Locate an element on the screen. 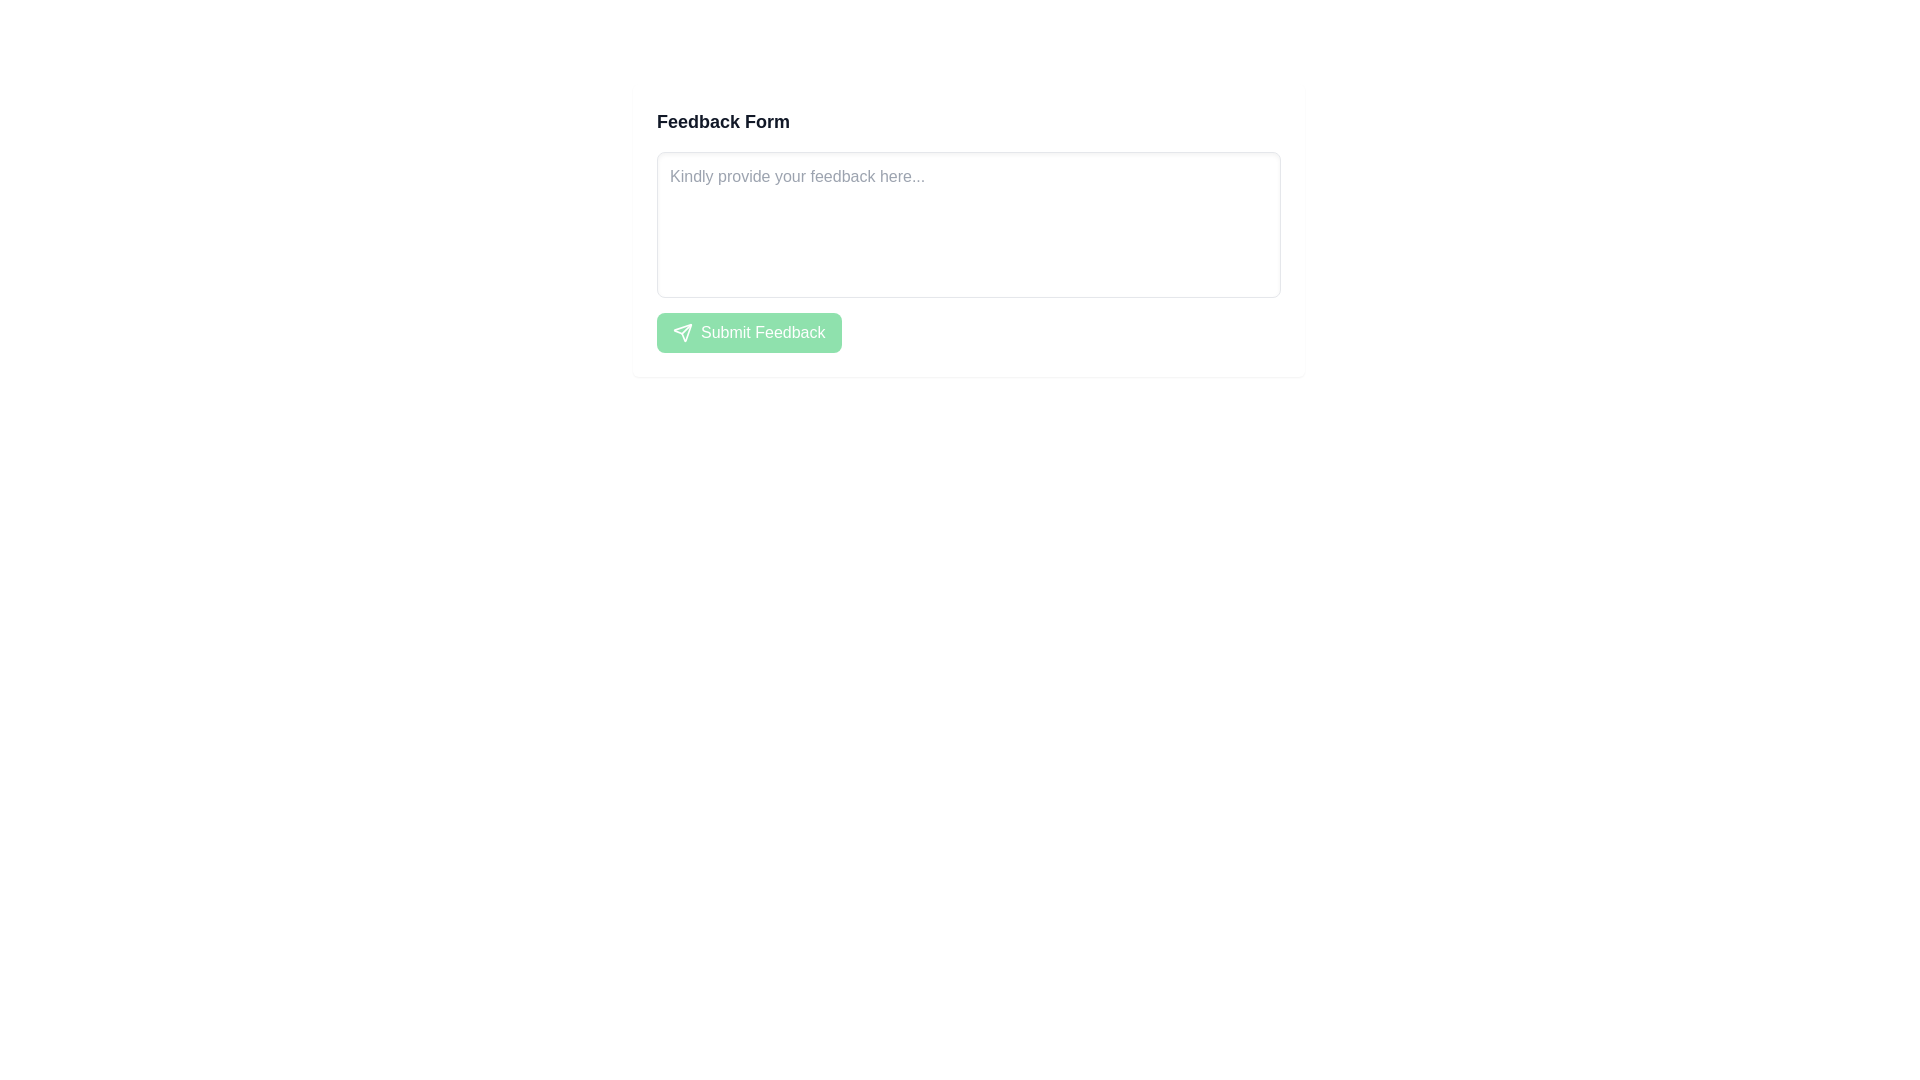 Image resolution: width=1920 pixels, height=1080 pixels. the 'Submit Feedback' label which is located inside a green button with white text, part of the feedback submission interface is located at coordinates (762, 331).